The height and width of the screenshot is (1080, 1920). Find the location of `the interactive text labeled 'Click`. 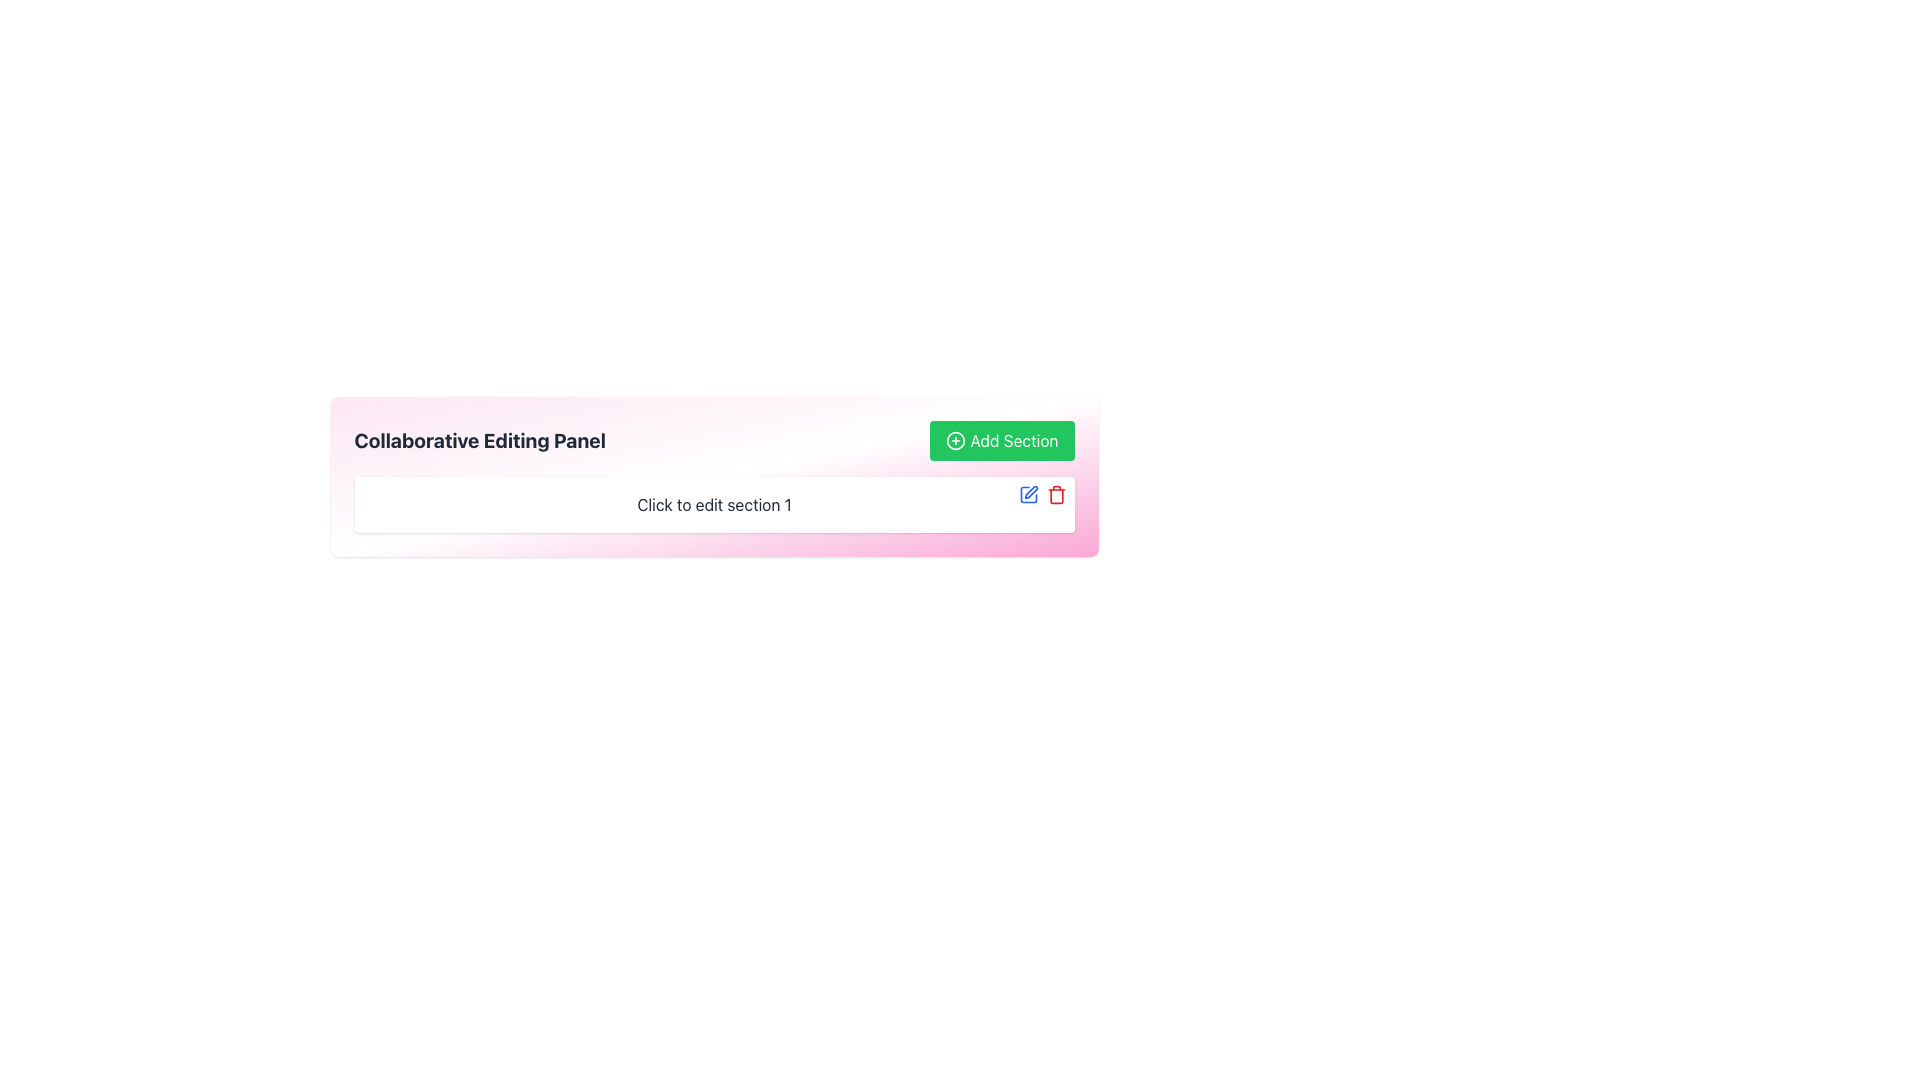

the interactive text labeled 'Click is located at coordinates (714, 504).